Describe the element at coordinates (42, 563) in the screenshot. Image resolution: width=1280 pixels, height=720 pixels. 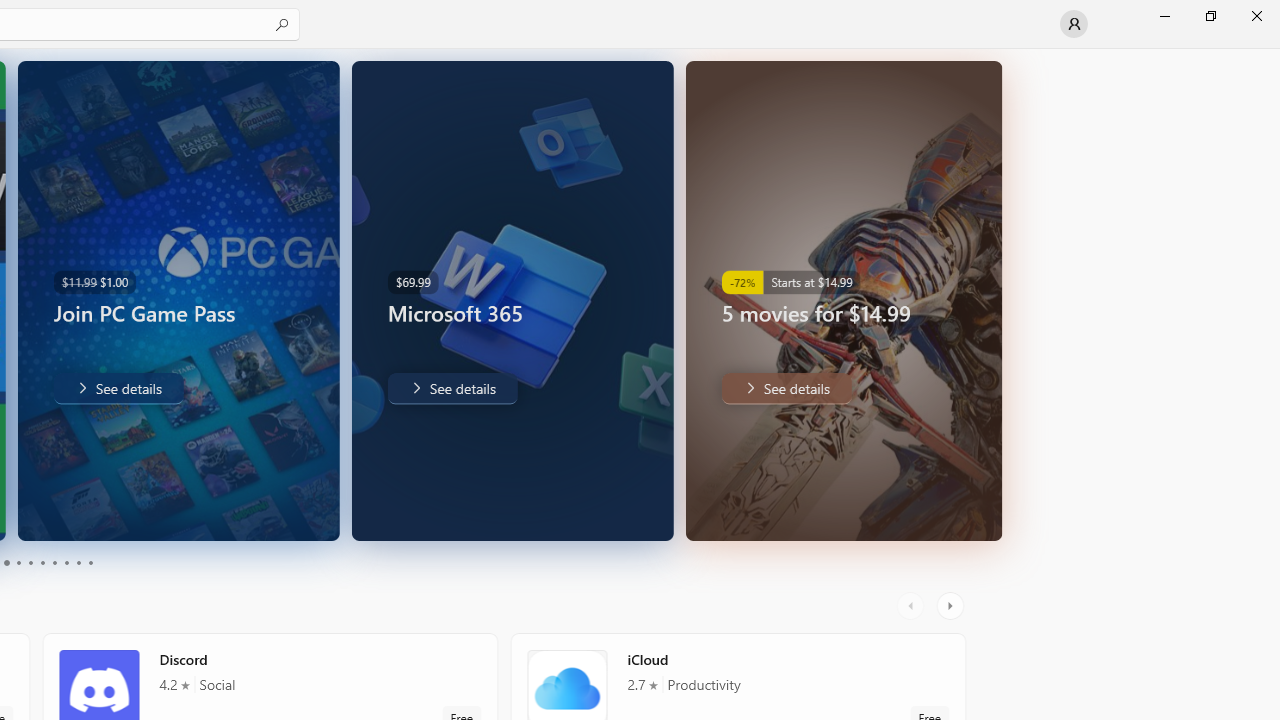
I see `'Page 6'` at that location.